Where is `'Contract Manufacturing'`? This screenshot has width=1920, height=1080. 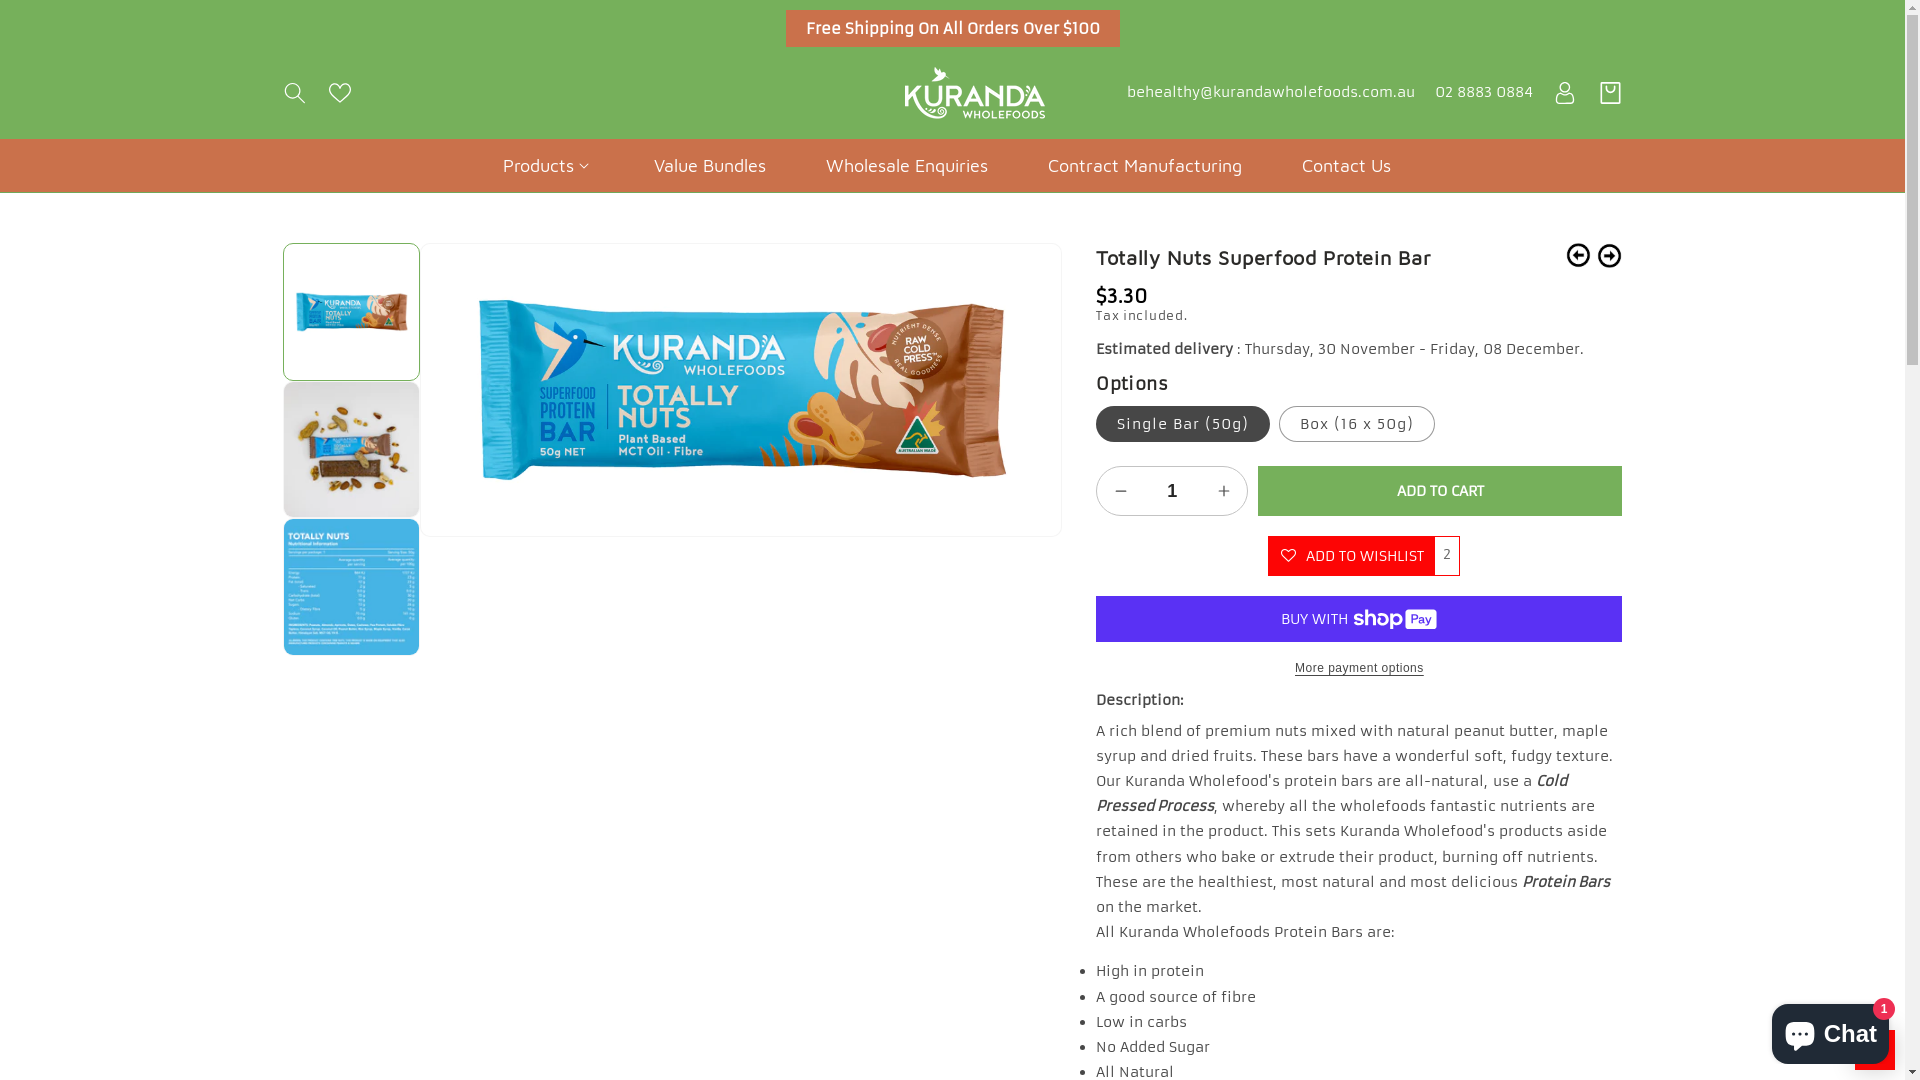
'Contract Manufacturing' is located at coordinates (1145, 164).